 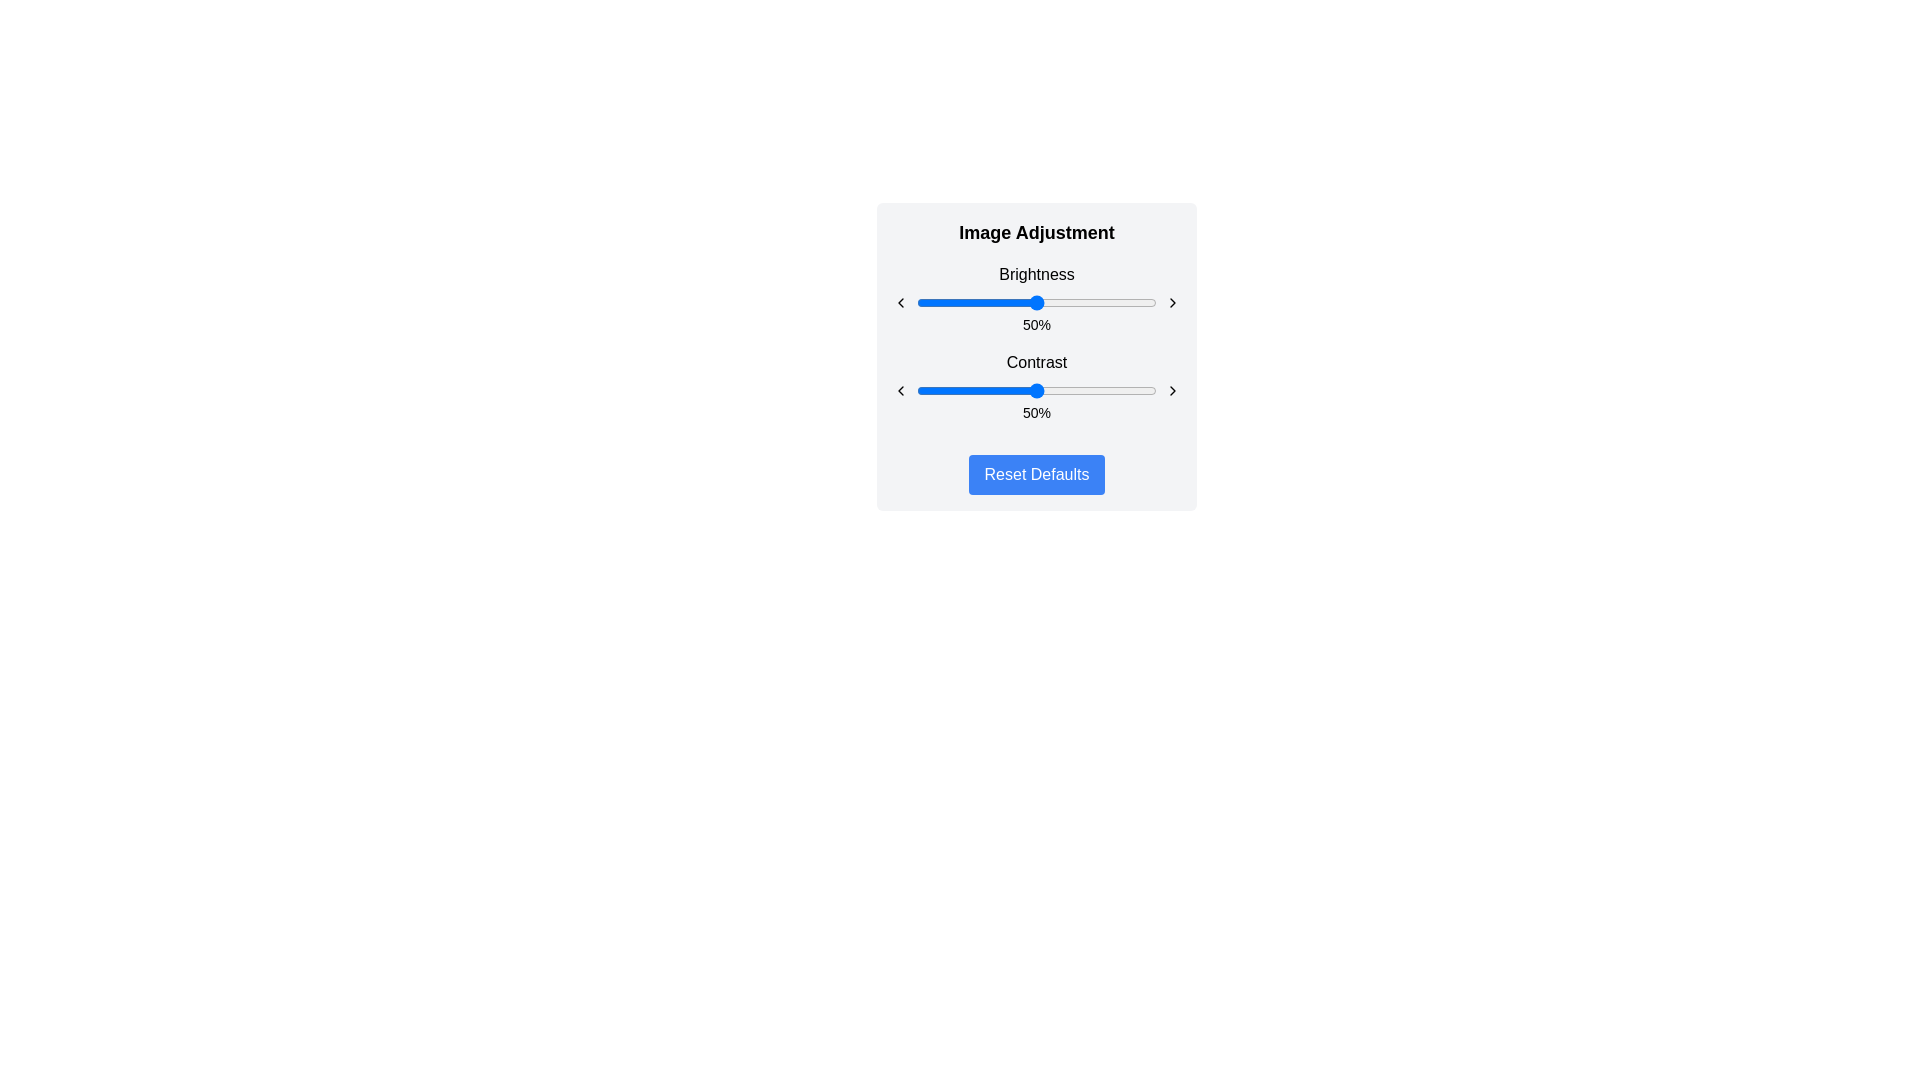 What do you see at coordinates (1029, 303) in the screenshot?
I see `brightness` at bounding box center [1029, 303].